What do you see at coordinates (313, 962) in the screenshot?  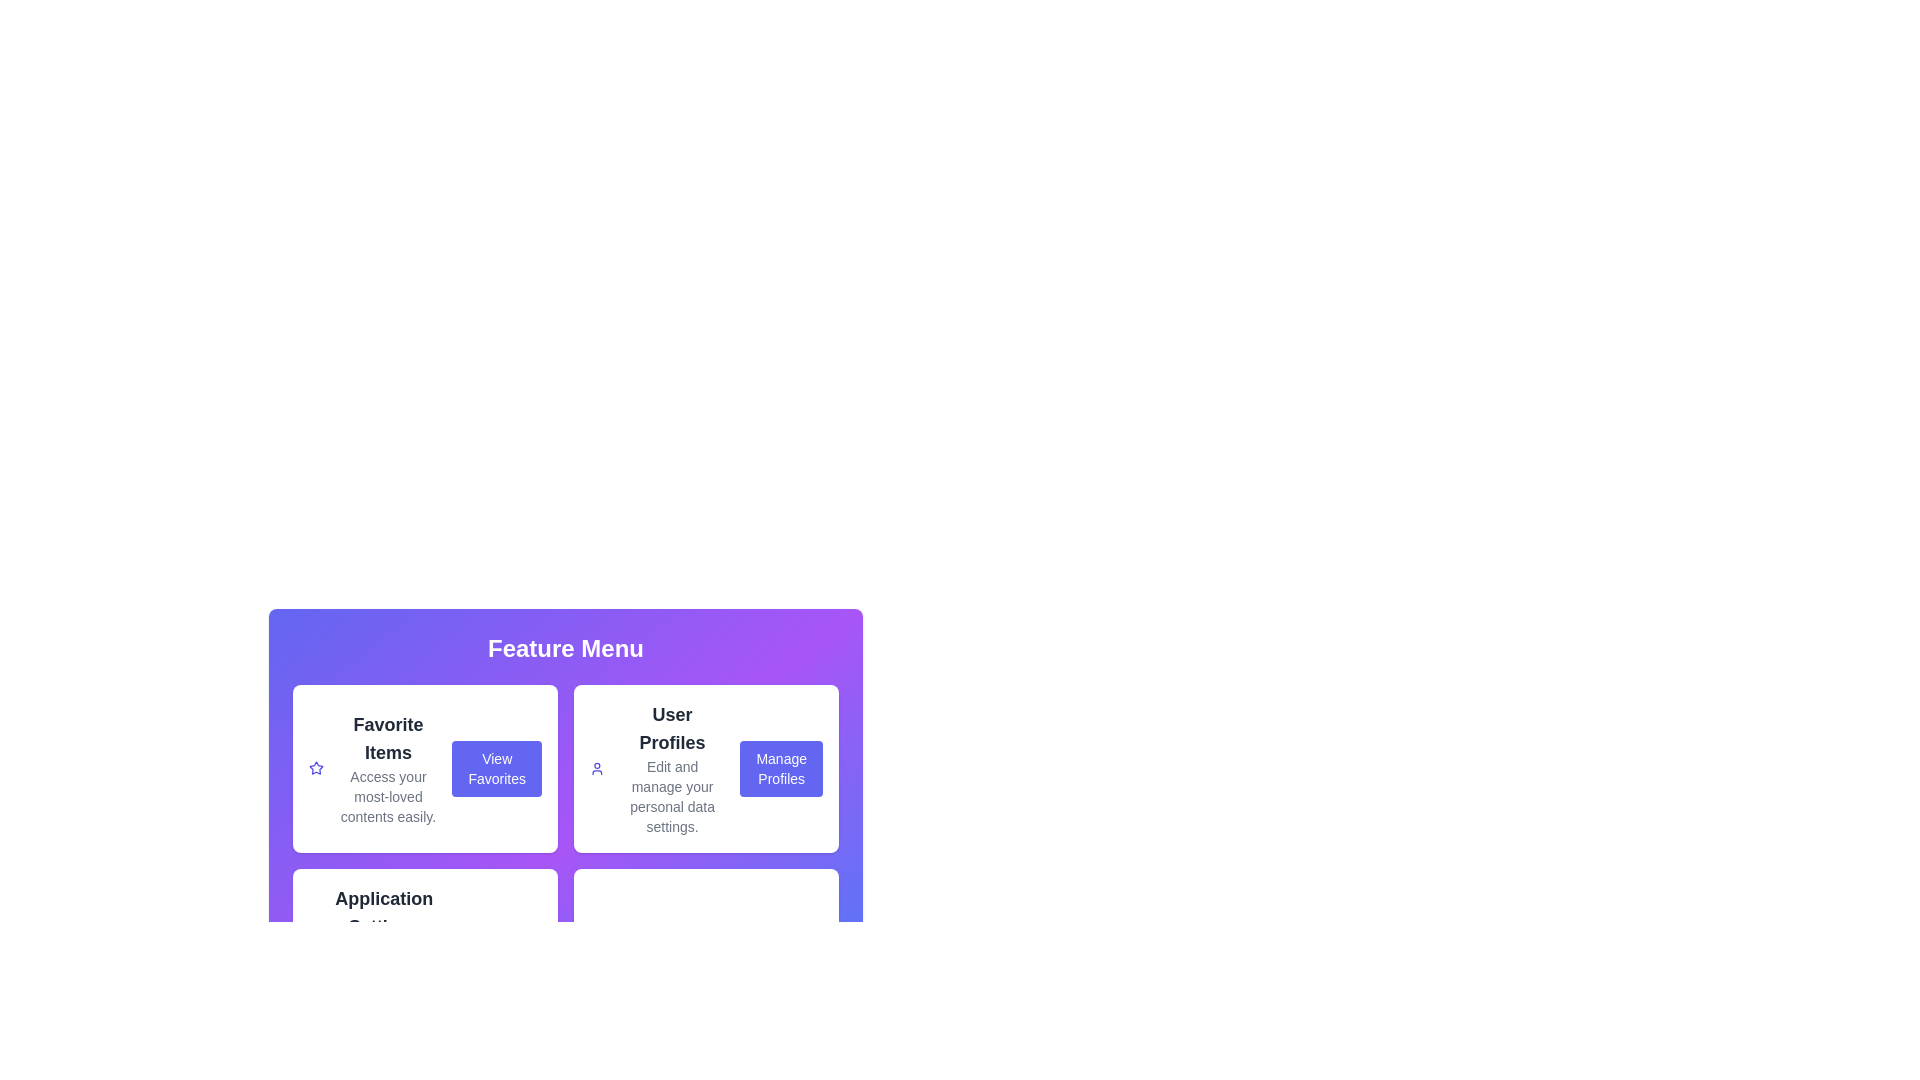 I see `the icon corresponding to Application Settings` at bounding box center [313, 962].